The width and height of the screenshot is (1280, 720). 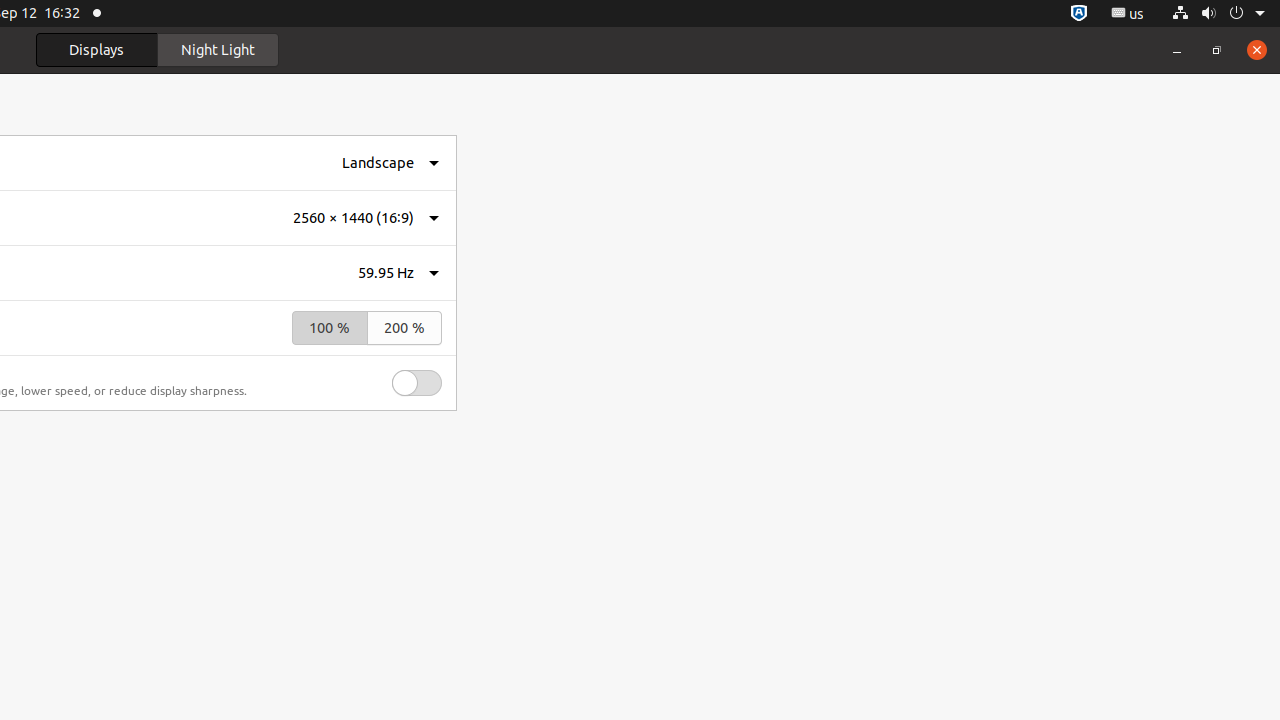 What do you see at coordinates (386, 272) in the screenshot?
I see `'59.95 Hz'` at bounding box center [386, 272].